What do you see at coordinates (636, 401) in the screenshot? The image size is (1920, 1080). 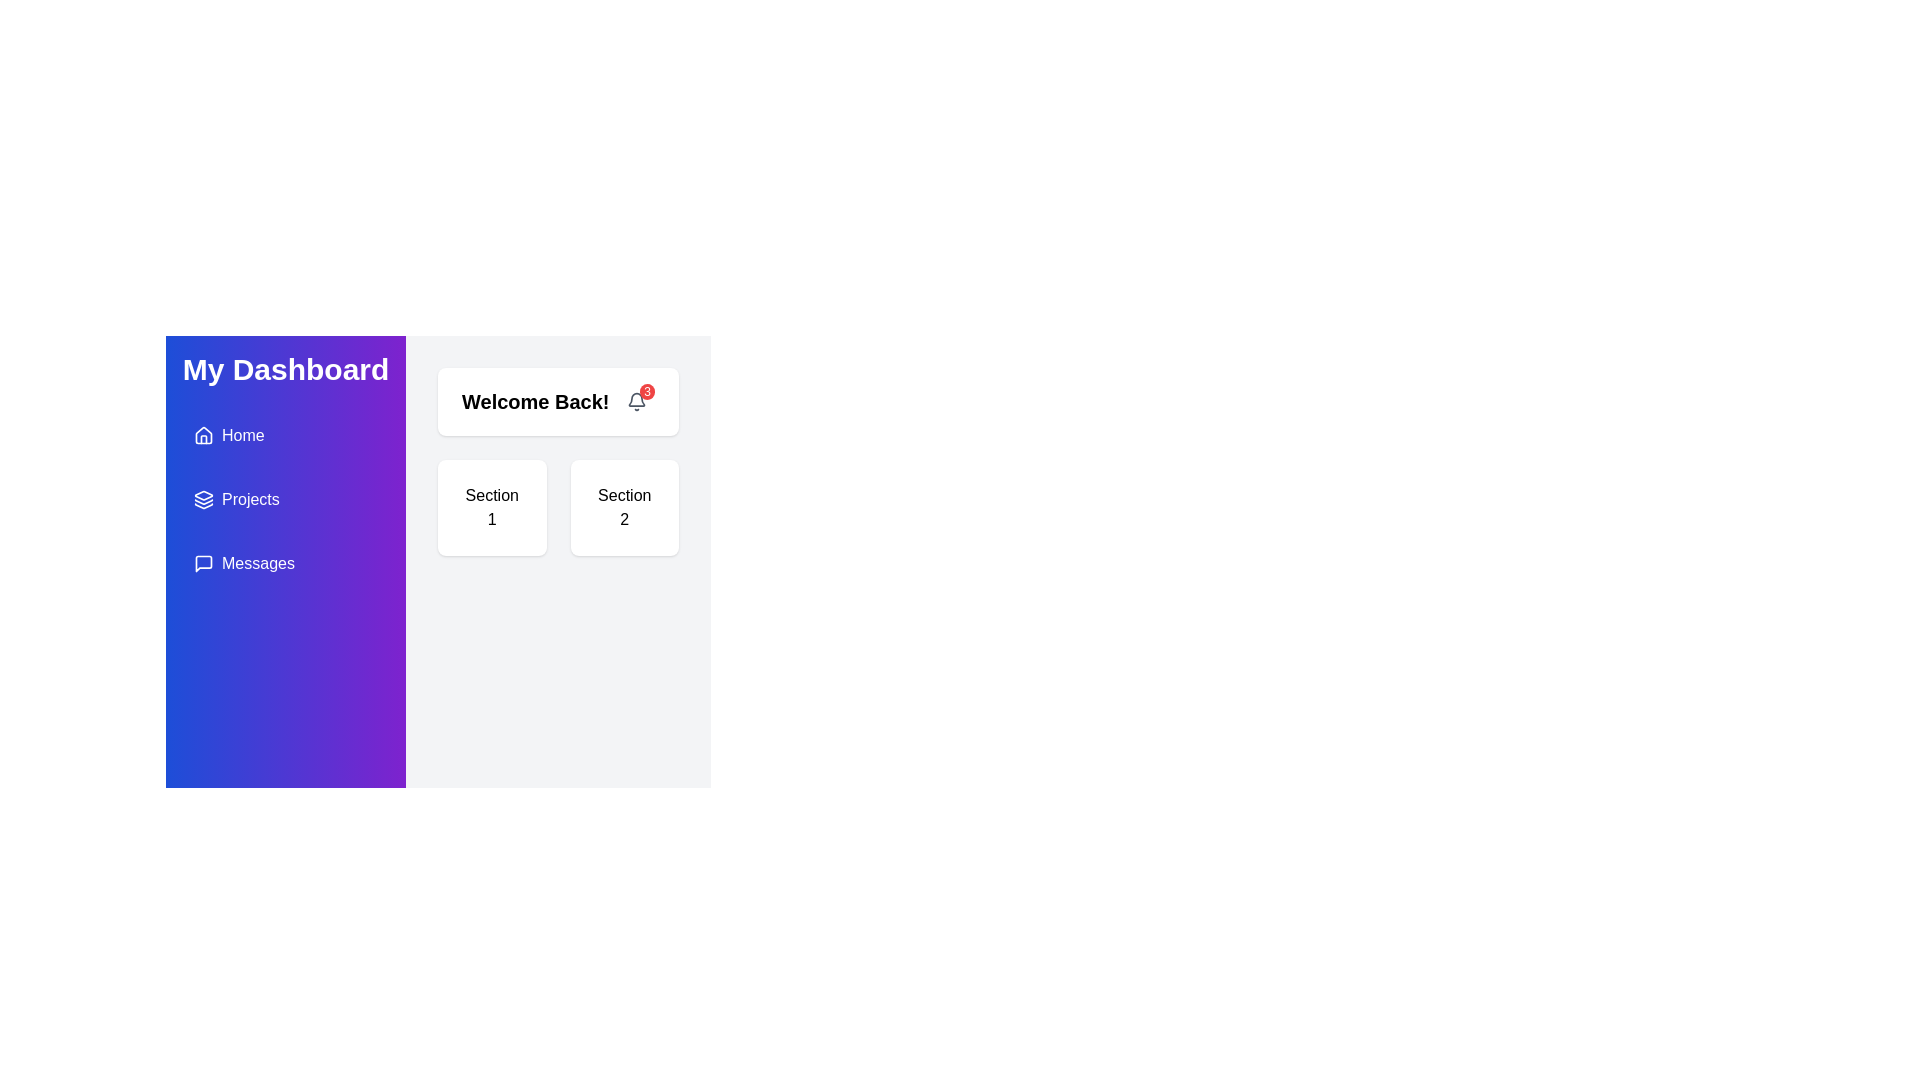 I see `the notification icon located in the top right corner of the dashboard` at bounding box center [636, 401].